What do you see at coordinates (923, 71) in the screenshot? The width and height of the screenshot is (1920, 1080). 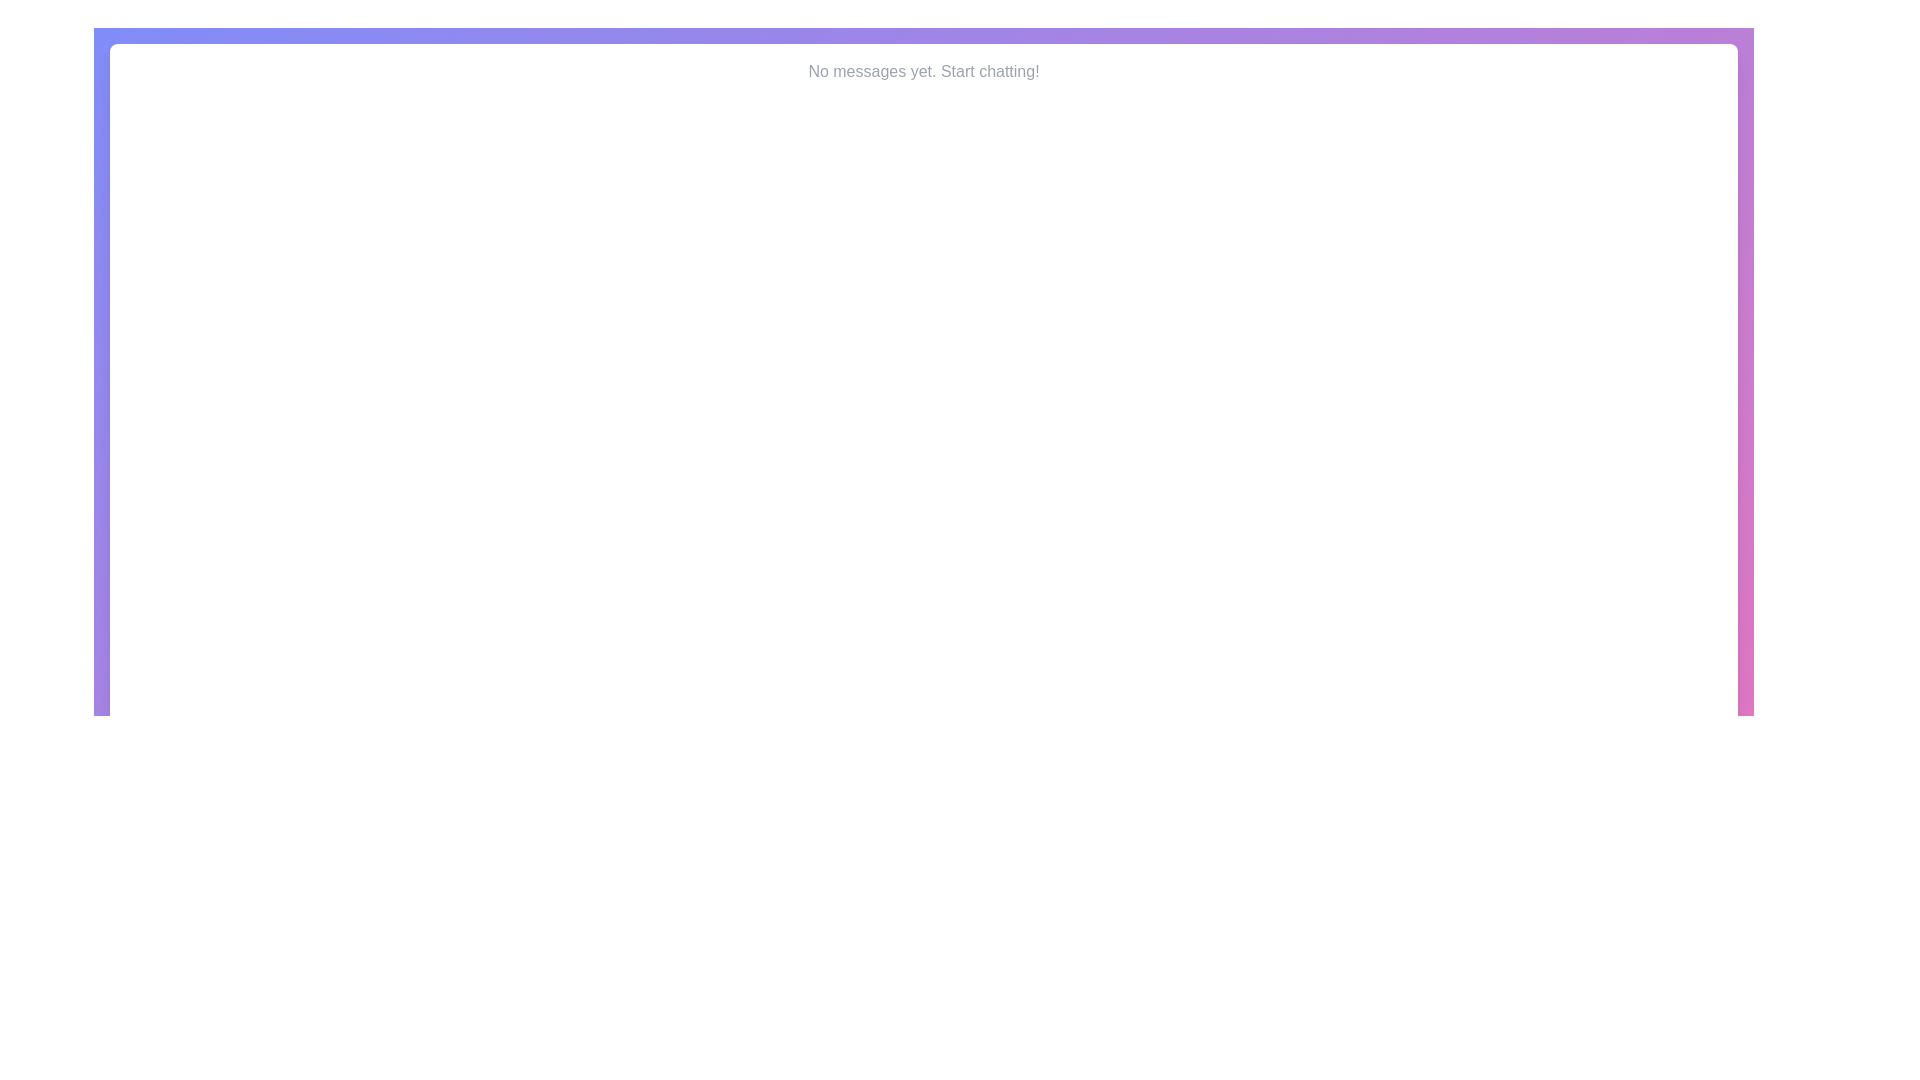 I see `the text label that prompts the user that no messages exist and encourages starting a new chat` at bounding box center [923, 71].